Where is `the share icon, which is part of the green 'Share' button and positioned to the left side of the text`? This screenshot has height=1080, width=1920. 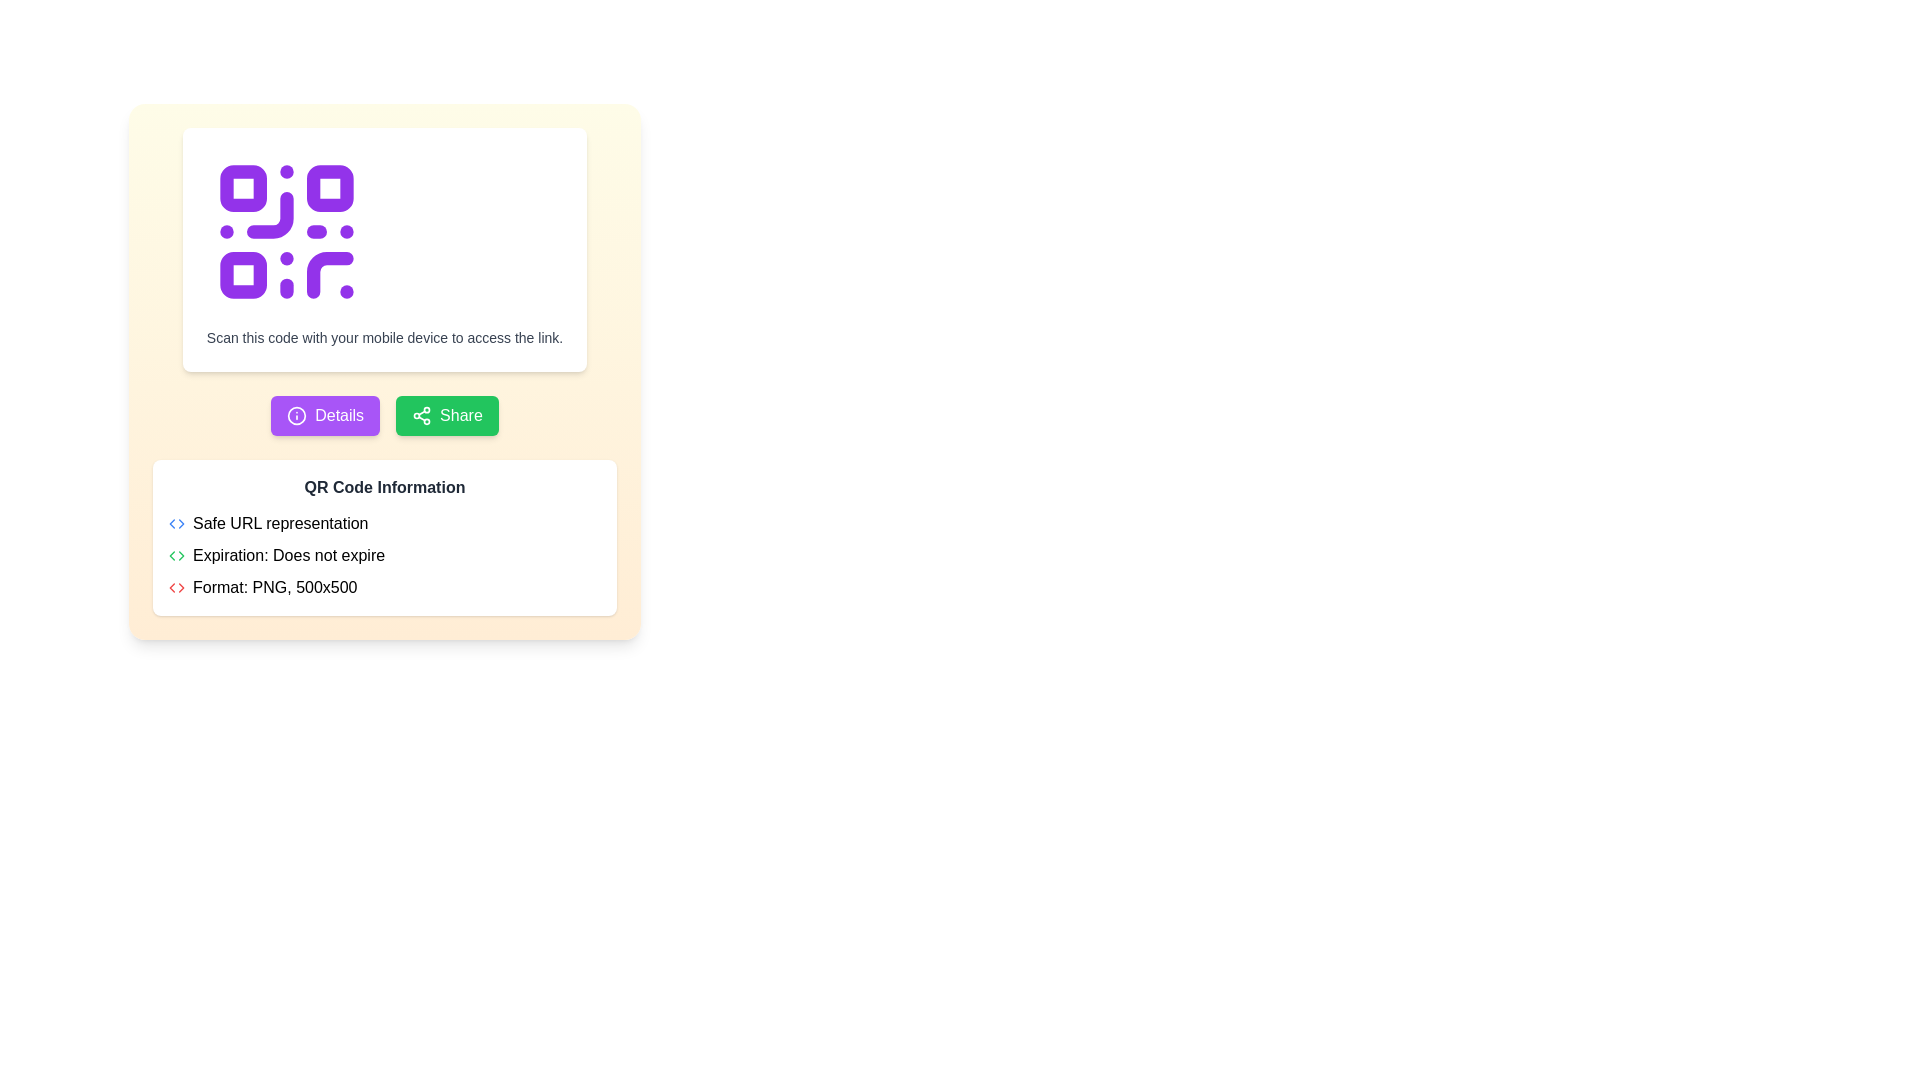 the share icon, which is part of the green 'Share' button and positioned to the left side of the text is located at coordinates (421, 415).